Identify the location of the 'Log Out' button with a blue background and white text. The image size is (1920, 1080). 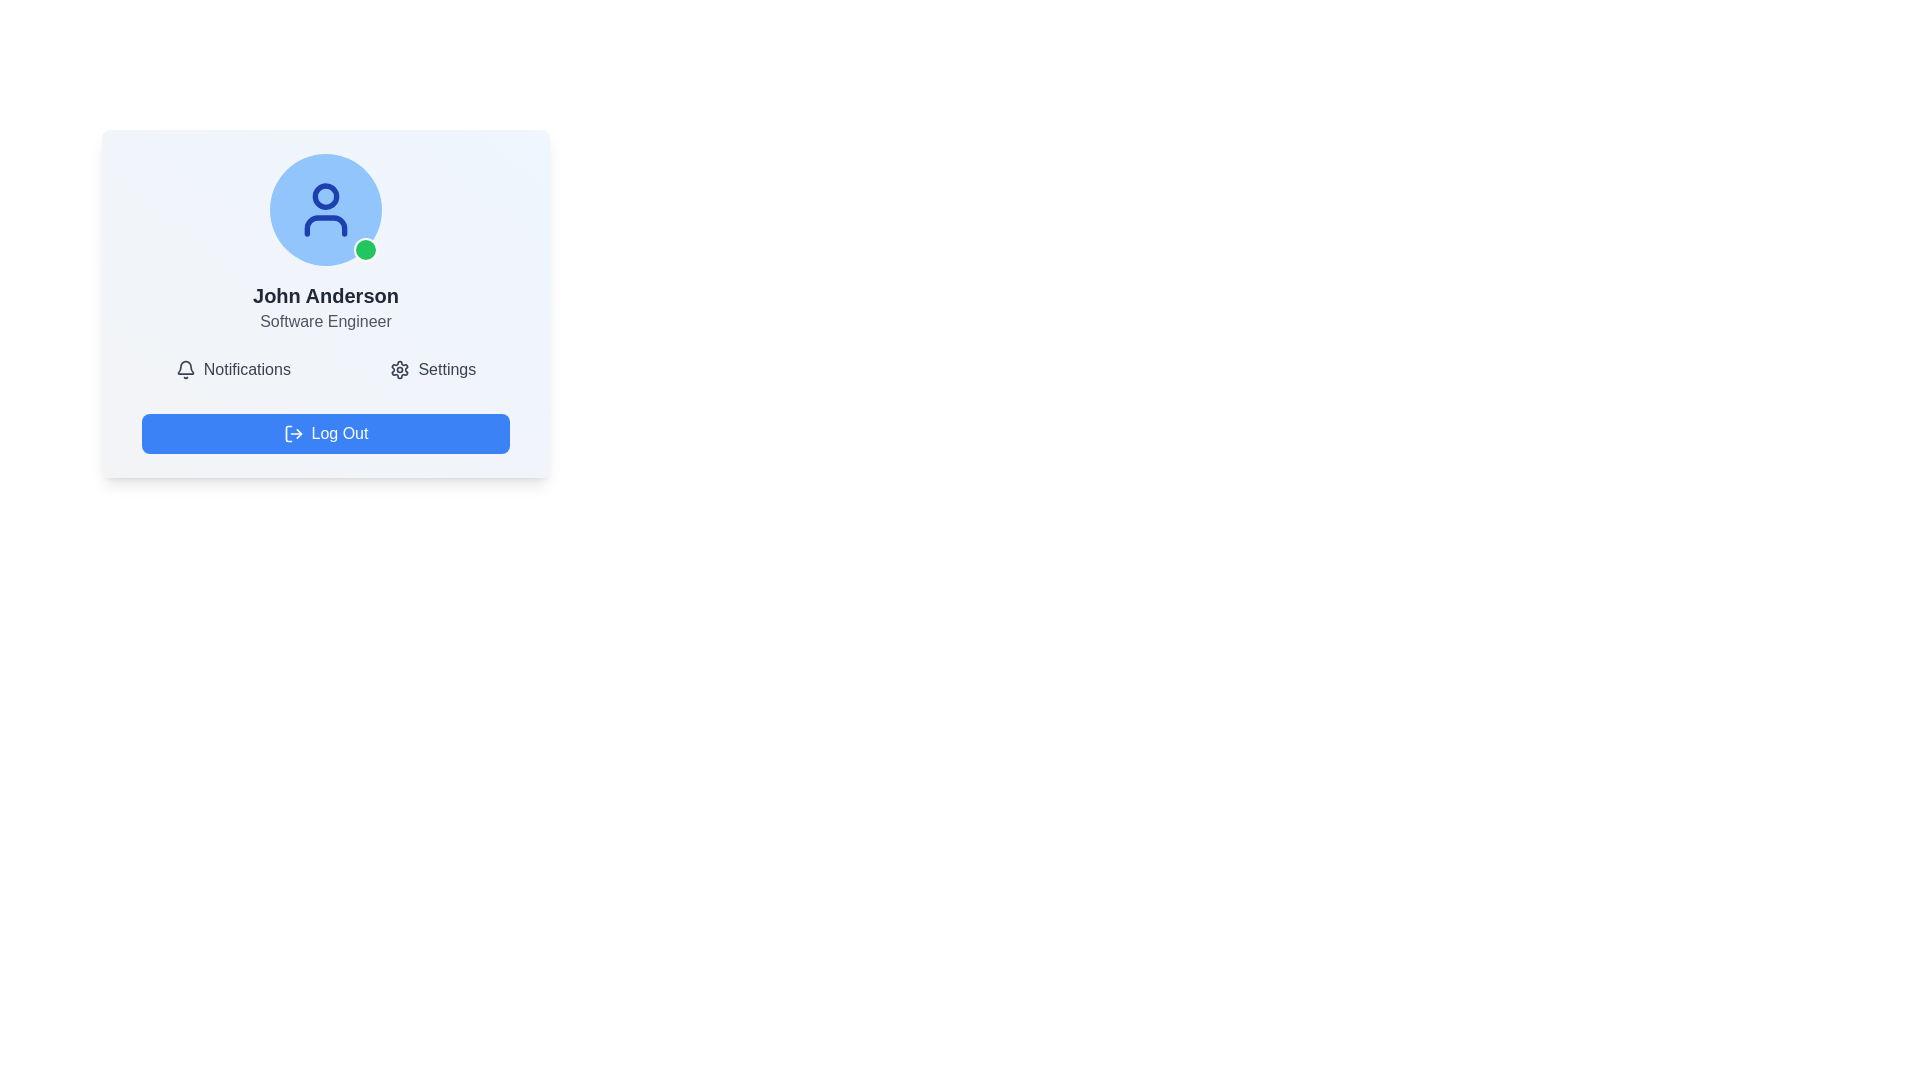
(326, 433).